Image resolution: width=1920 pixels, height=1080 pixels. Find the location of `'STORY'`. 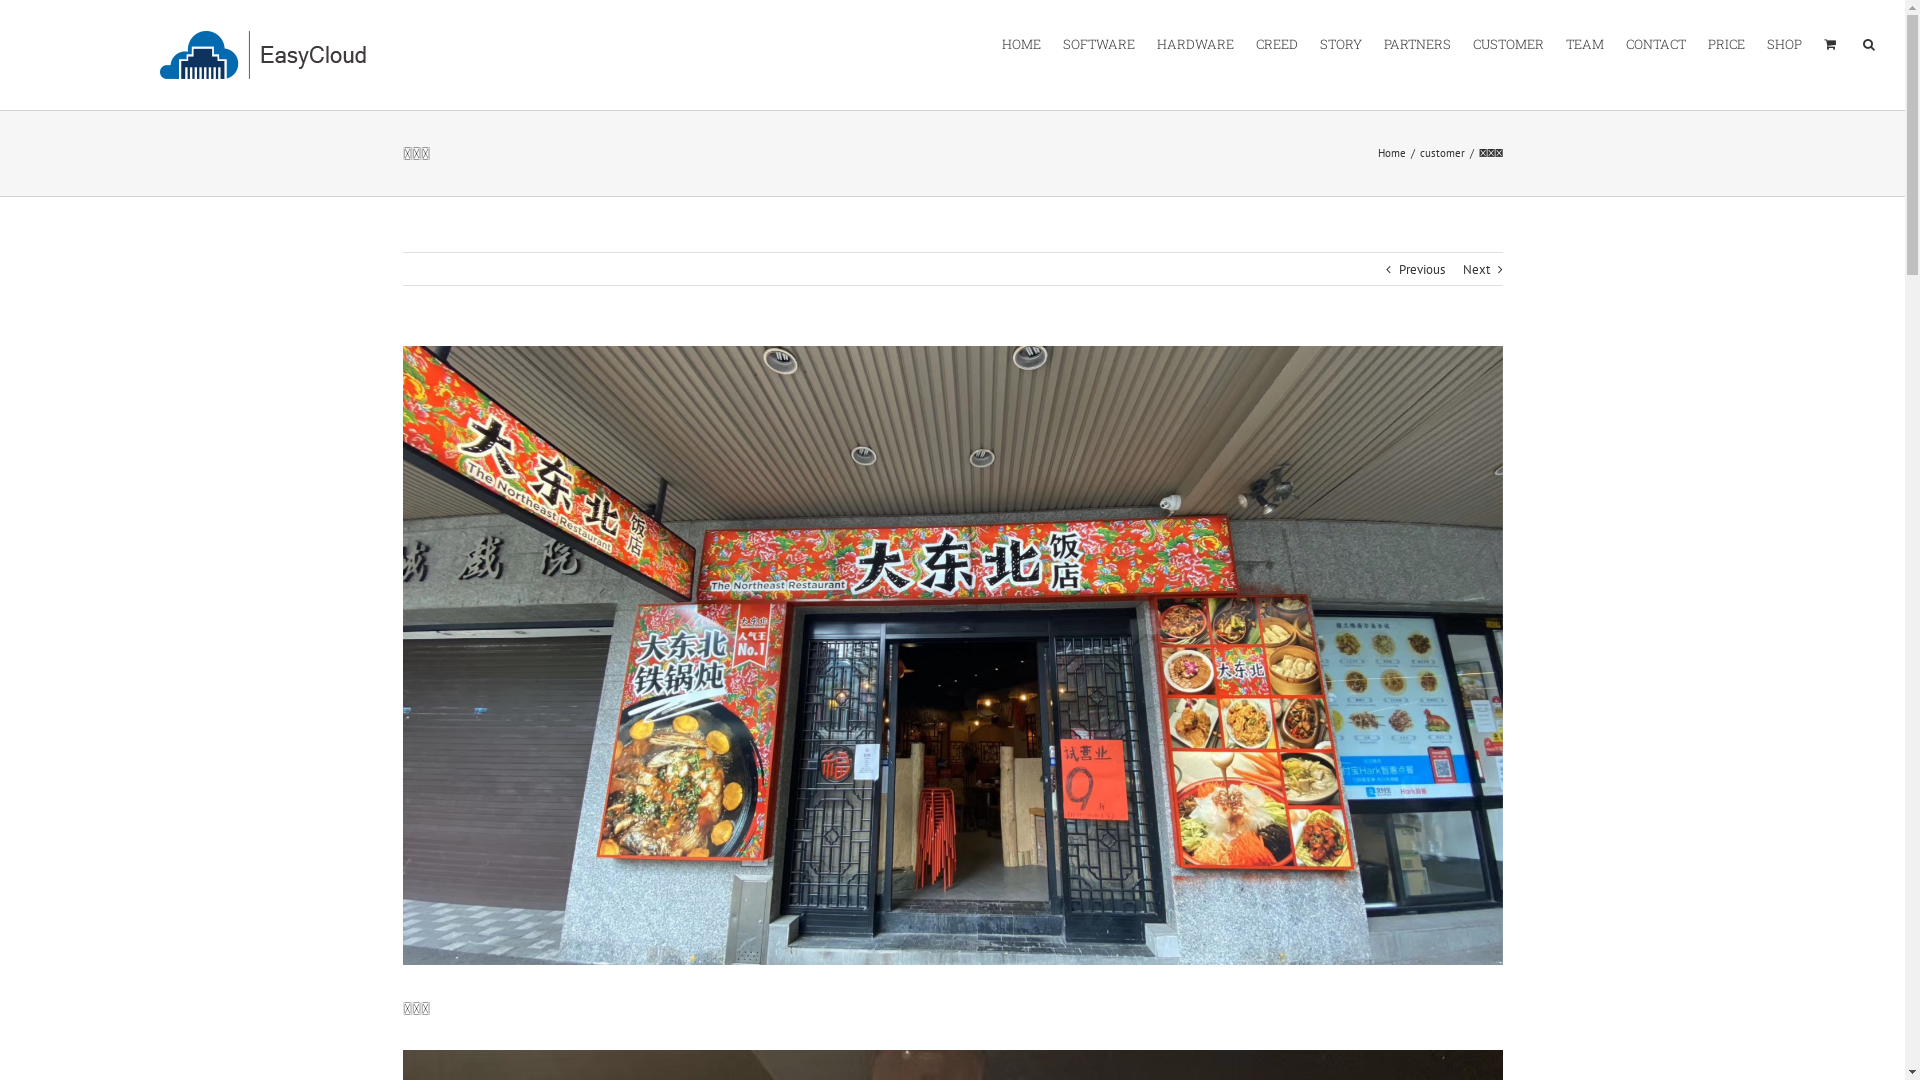

'STORY' is located at coordinates (1340, 42).